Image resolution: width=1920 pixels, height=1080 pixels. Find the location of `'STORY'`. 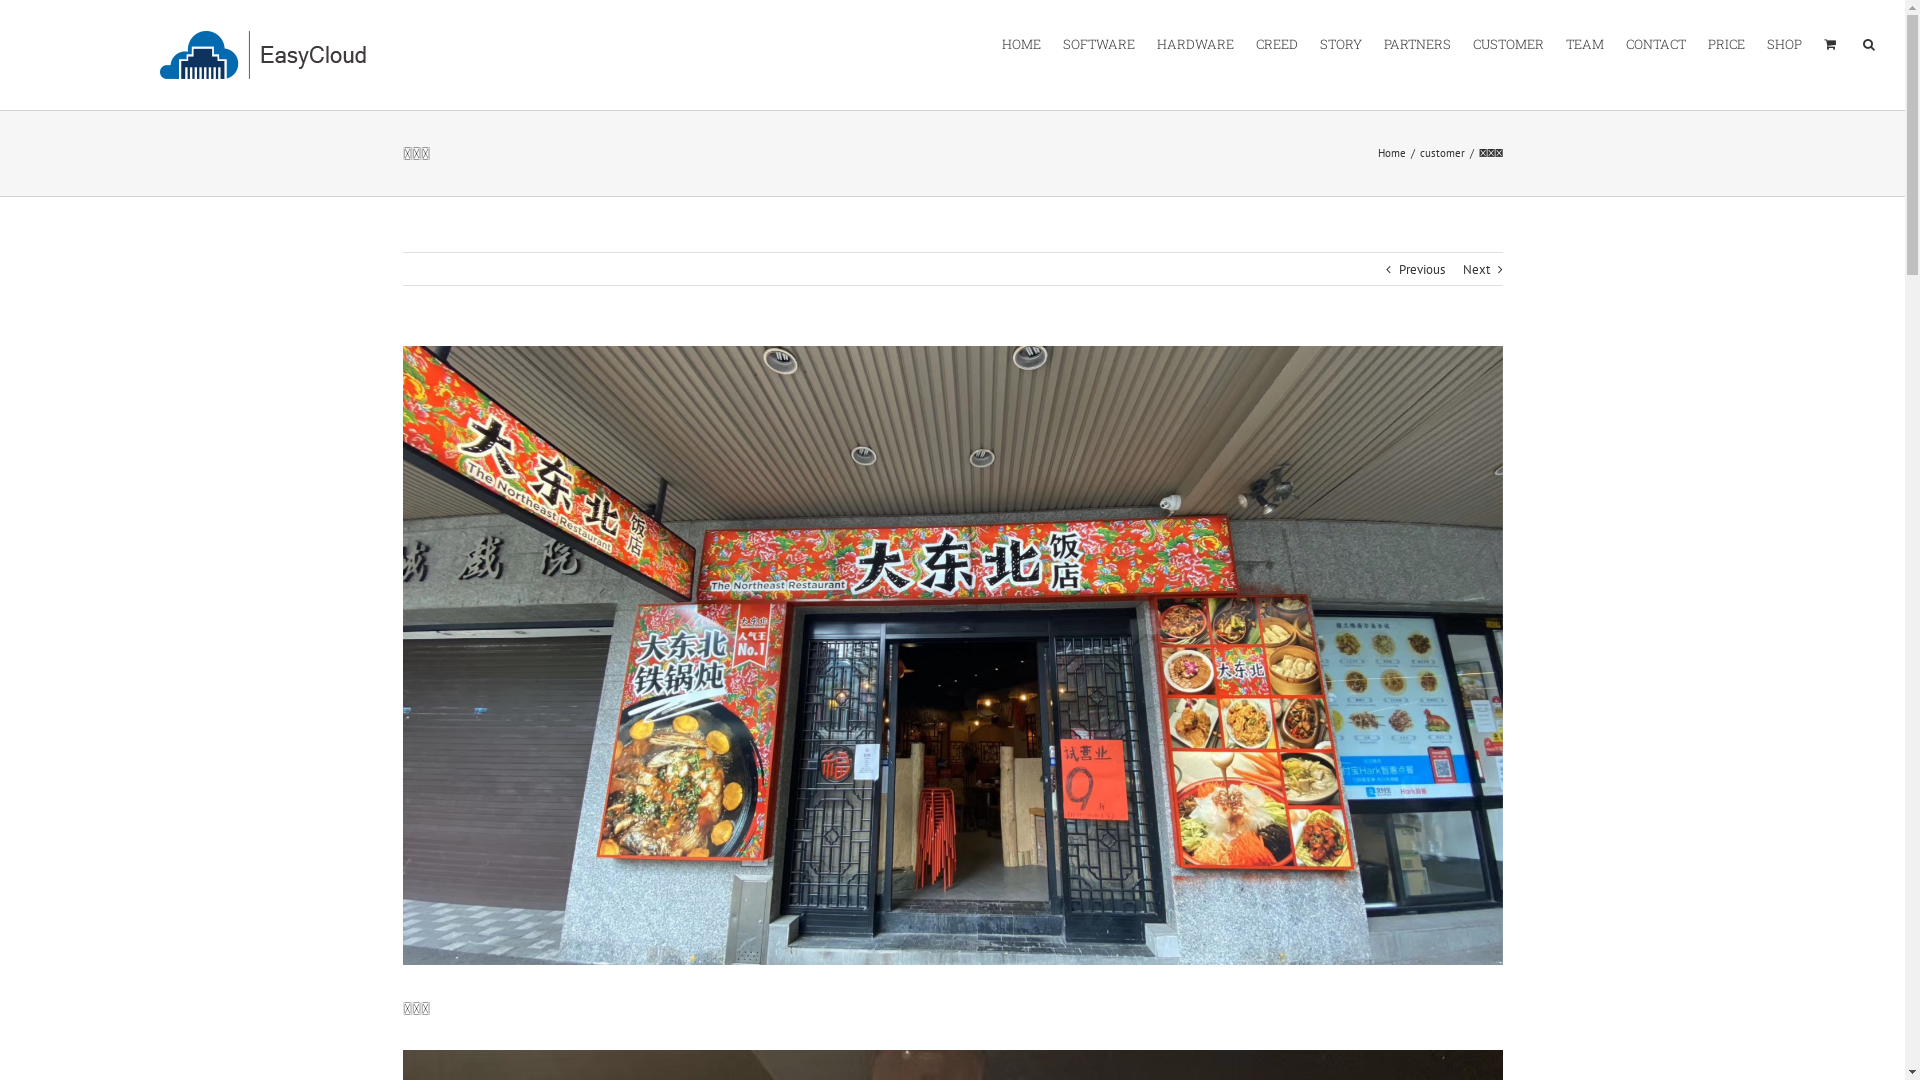

'STORY' is located at coordinates (1340, 42).